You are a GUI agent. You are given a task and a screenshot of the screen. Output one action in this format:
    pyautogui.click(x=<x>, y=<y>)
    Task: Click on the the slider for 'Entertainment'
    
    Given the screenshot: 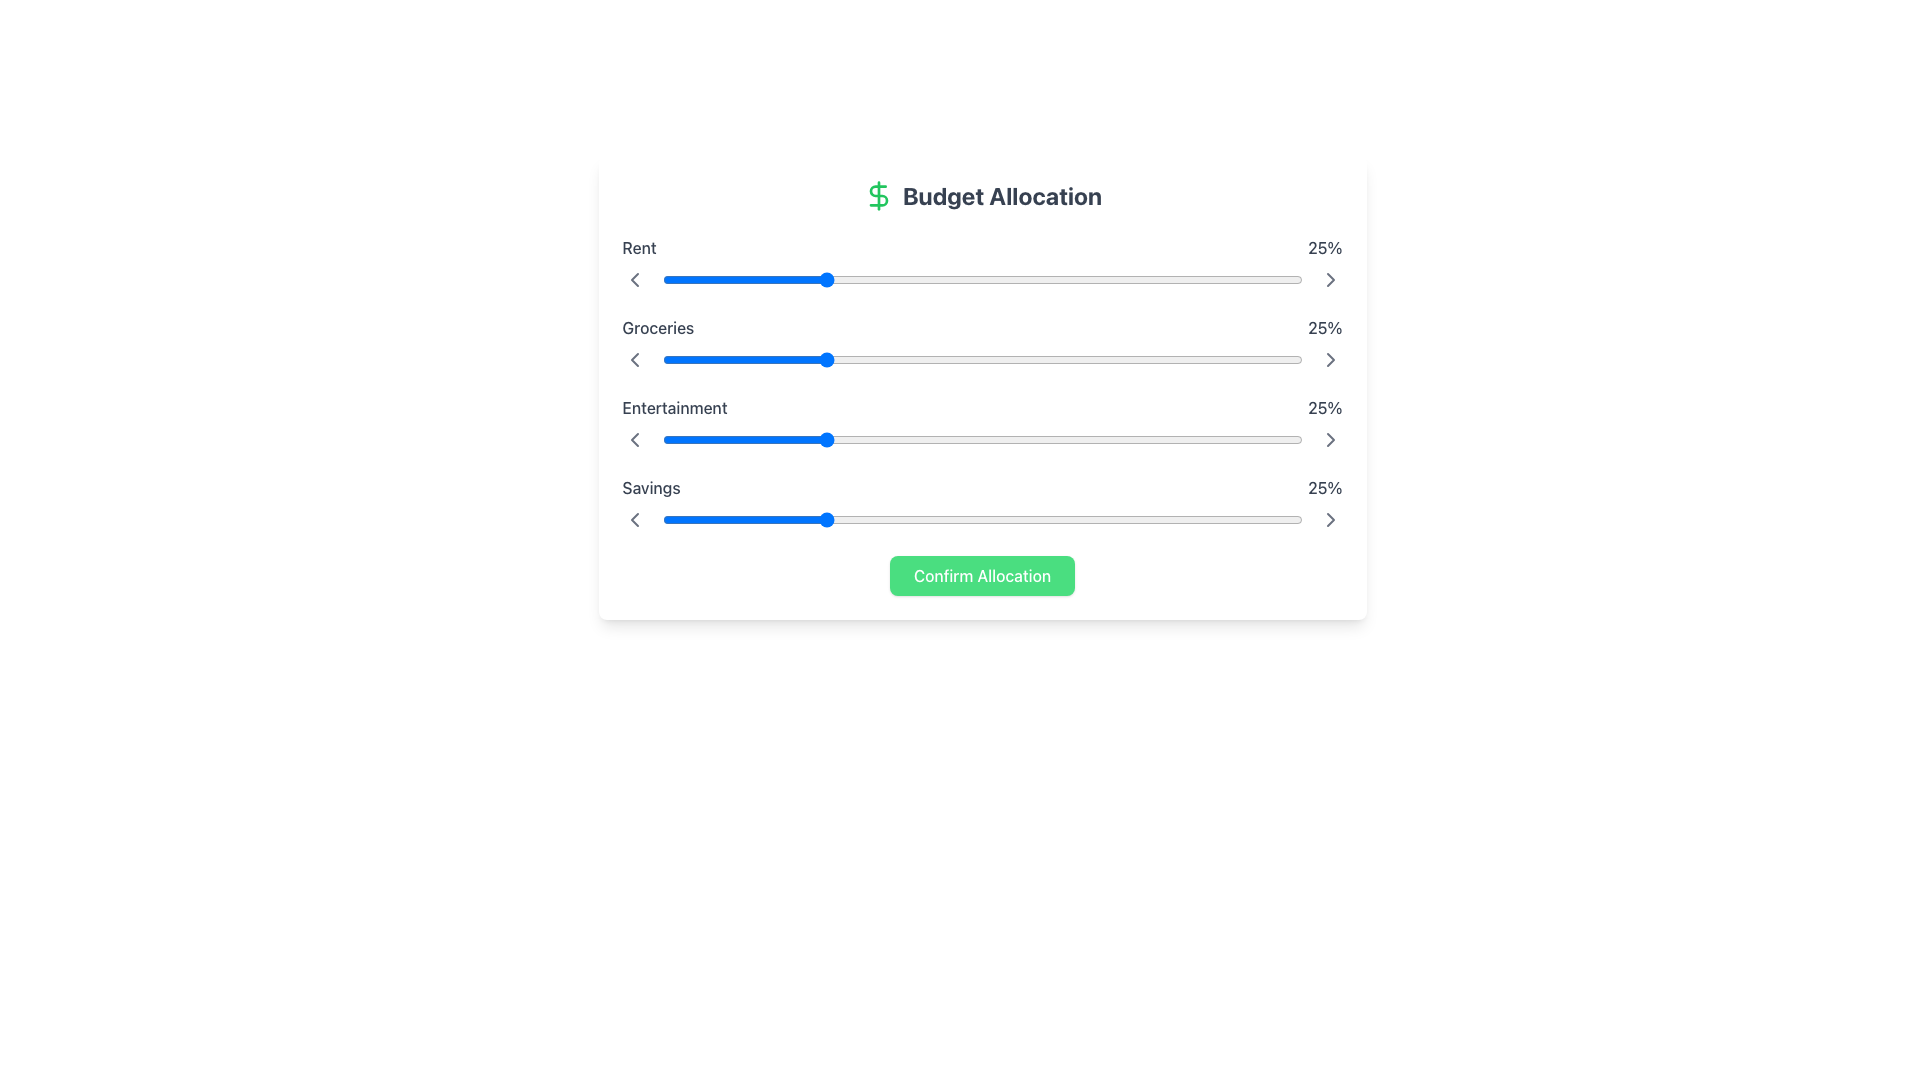 What is the action you would take?
    pyautogui.click(x=1001, y=438)
    